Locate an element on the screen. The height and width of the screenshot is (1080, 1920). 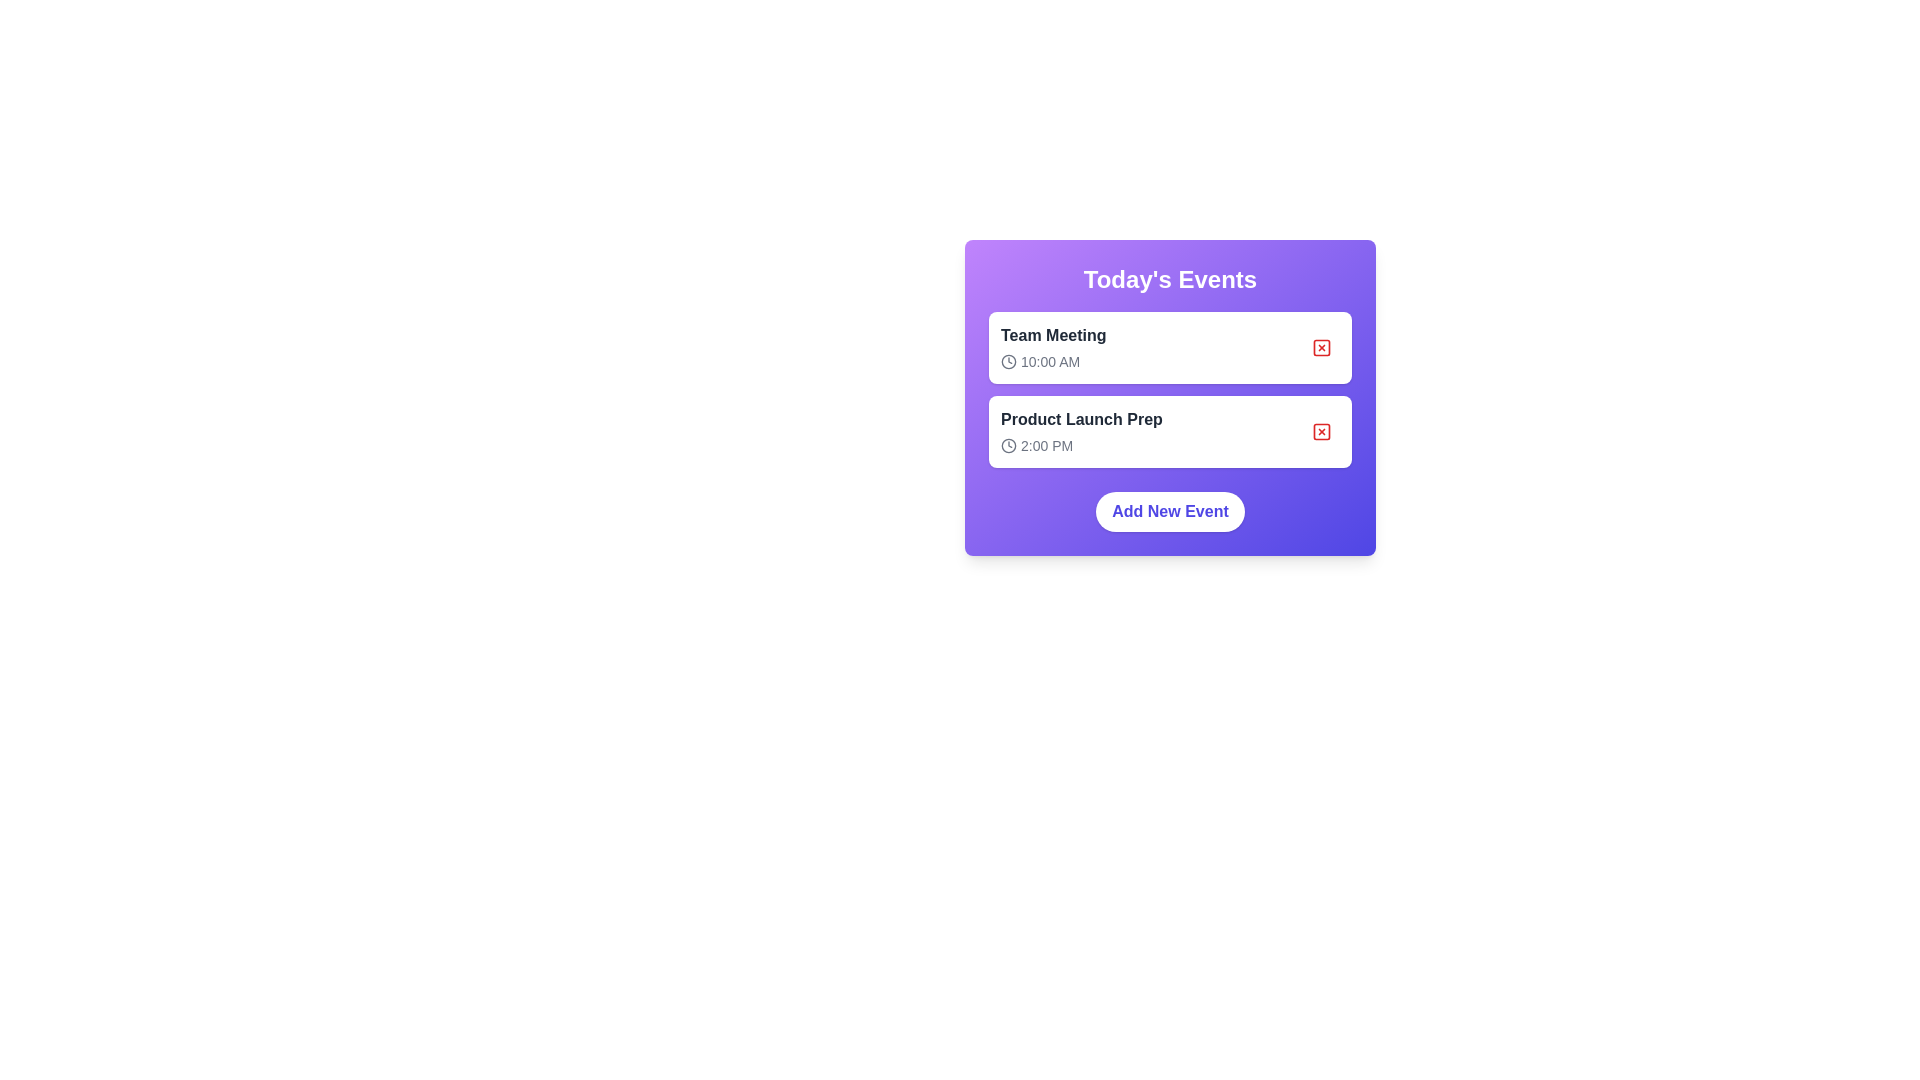
the individual event in the list of scheduled events under the heading 'Today's Events' is located at coordinates (1170, 389).